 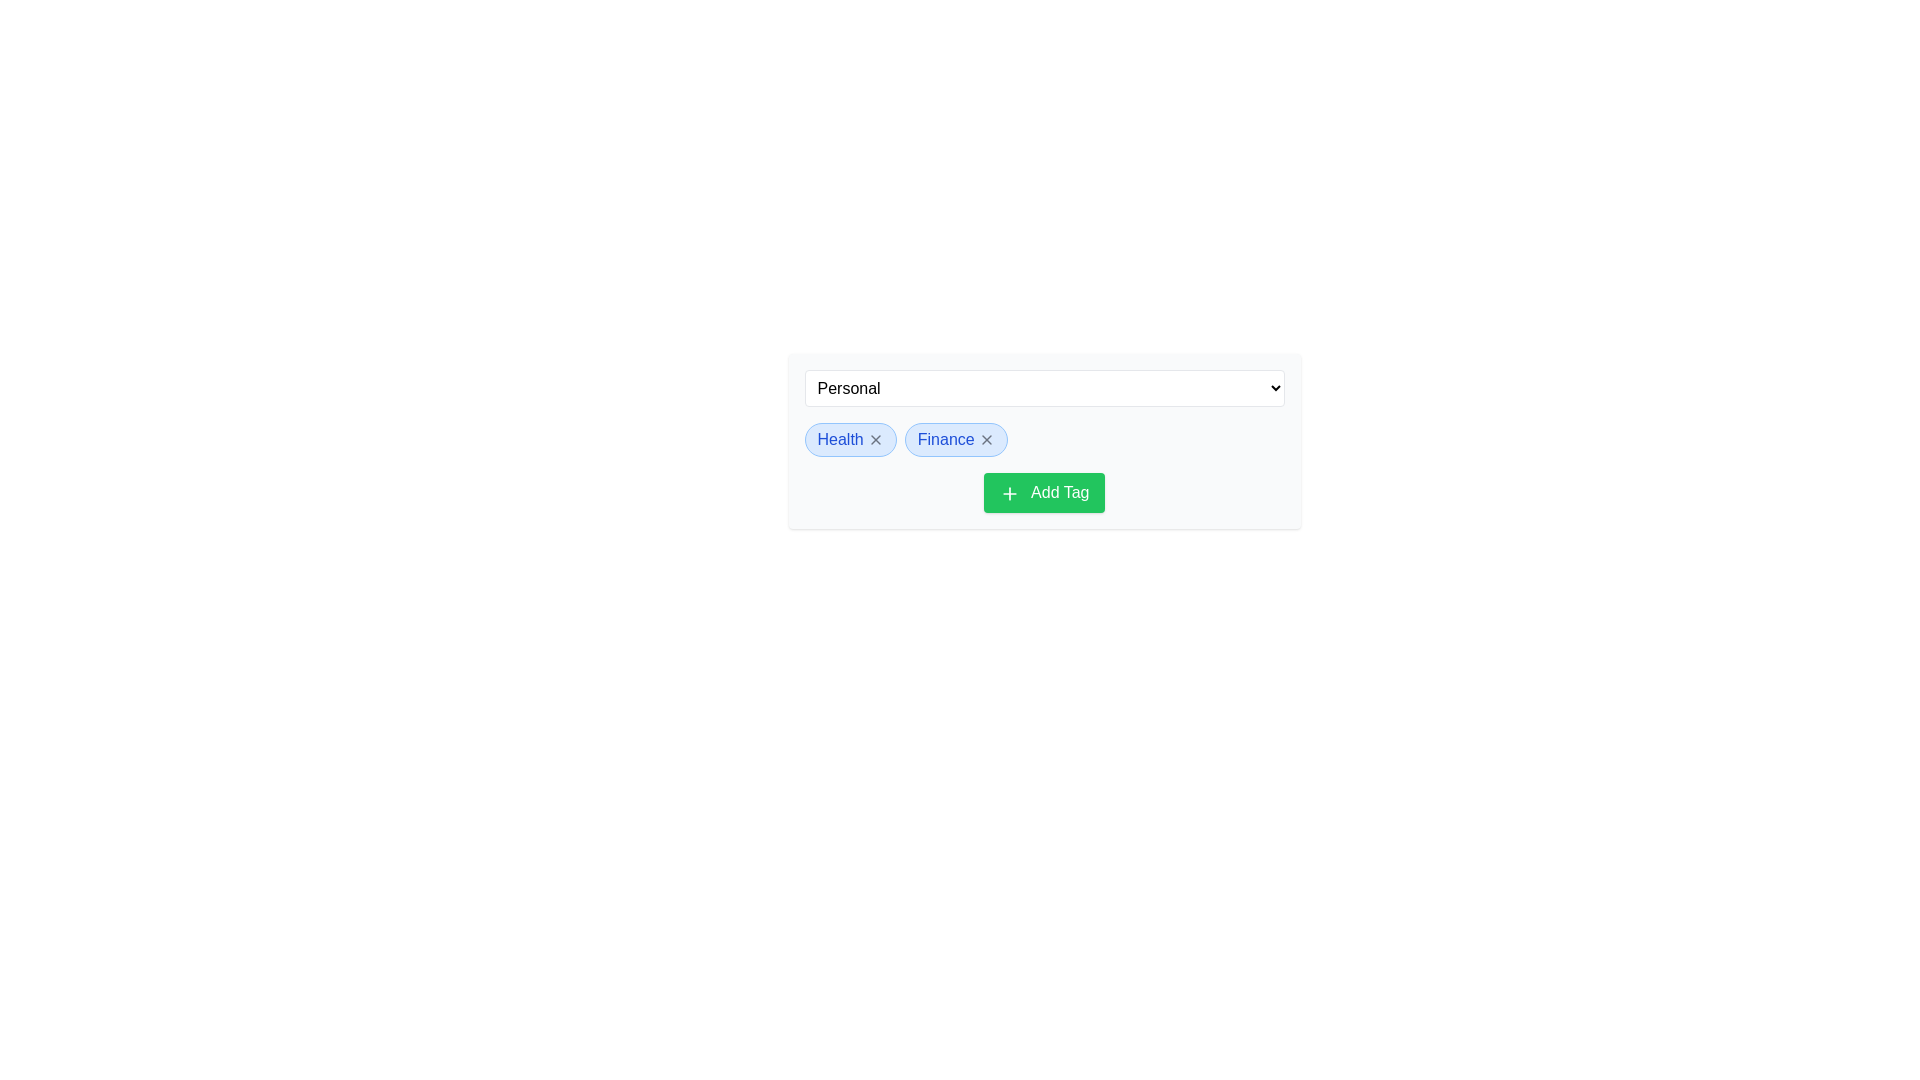 I want to click on the interactive close button 'x' of the category tag component labeled 'Health' to trigger the color change effect, so click(x=850, y=438).